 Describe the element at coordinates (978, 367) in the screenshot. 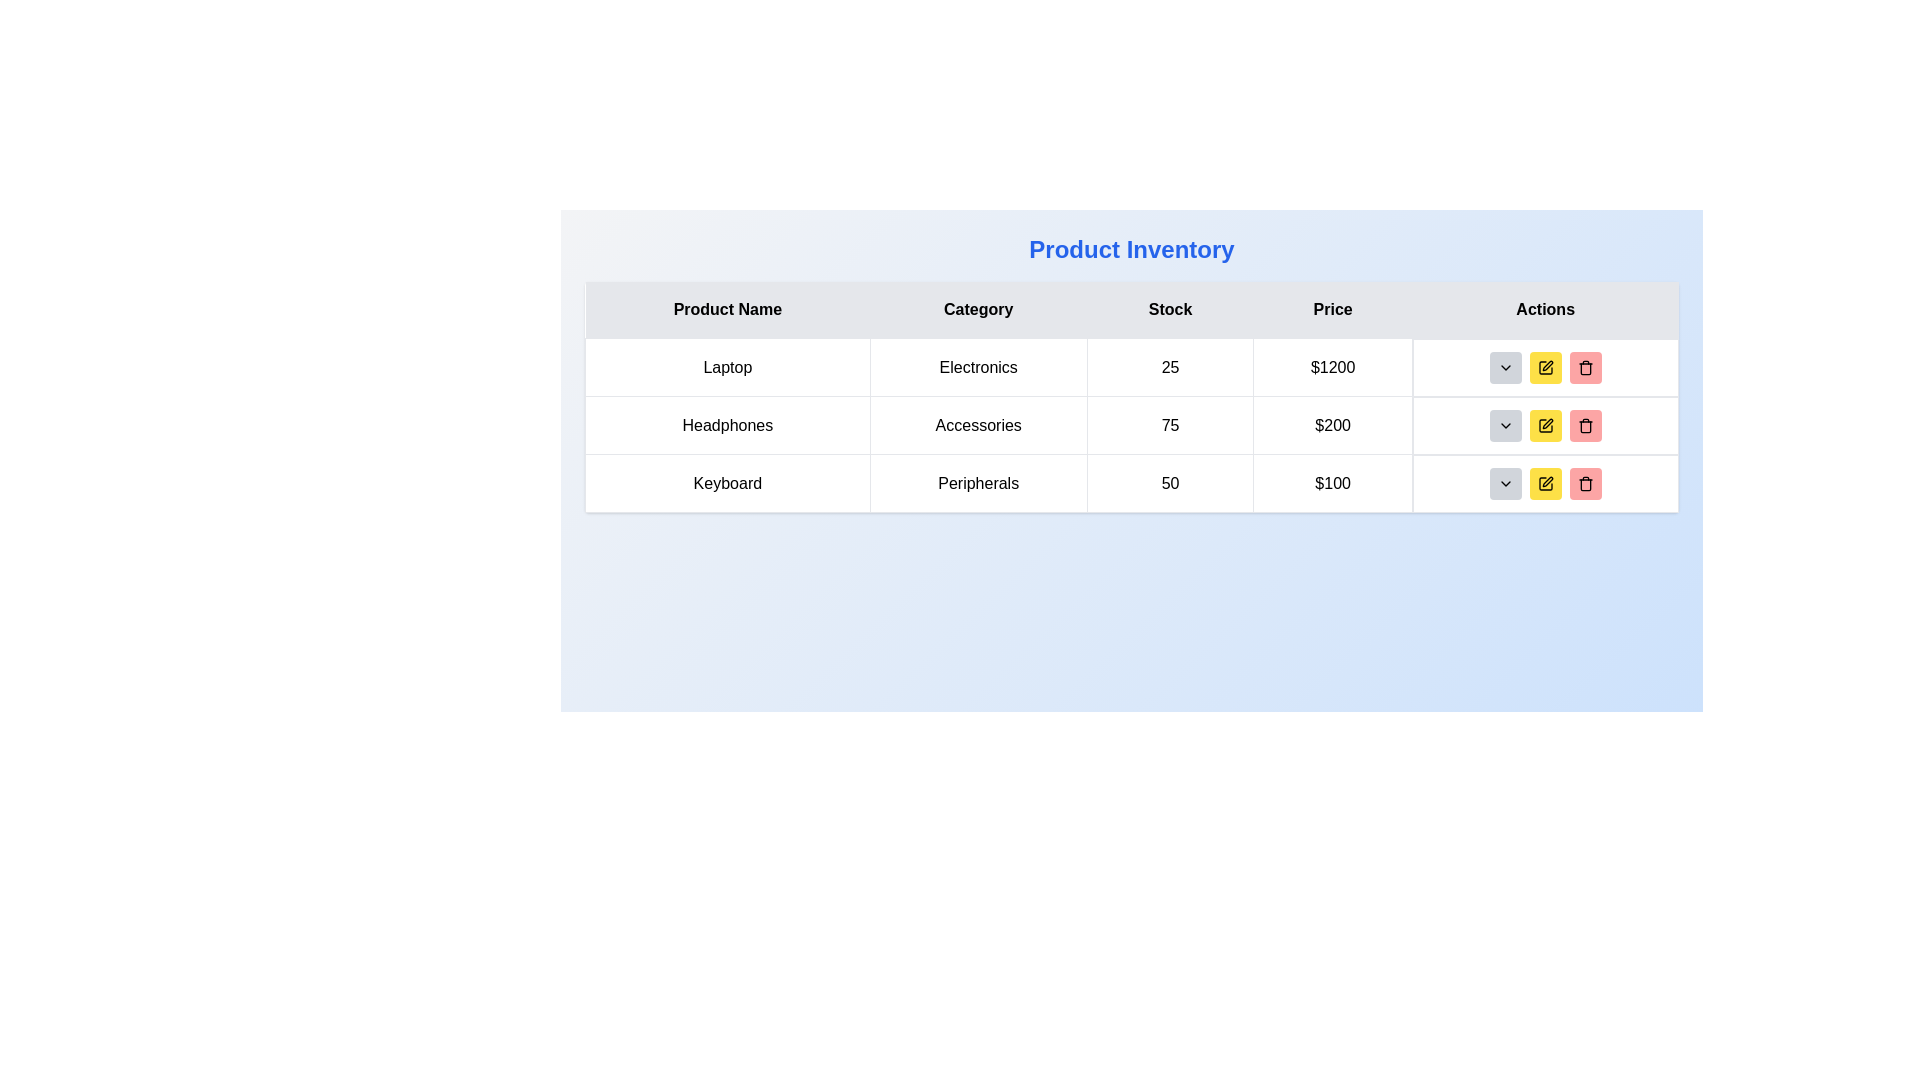

I see `the table cell displaying the text 'Electronics' in the second column of the first data row of the 'Product Inventory' table` at that location.